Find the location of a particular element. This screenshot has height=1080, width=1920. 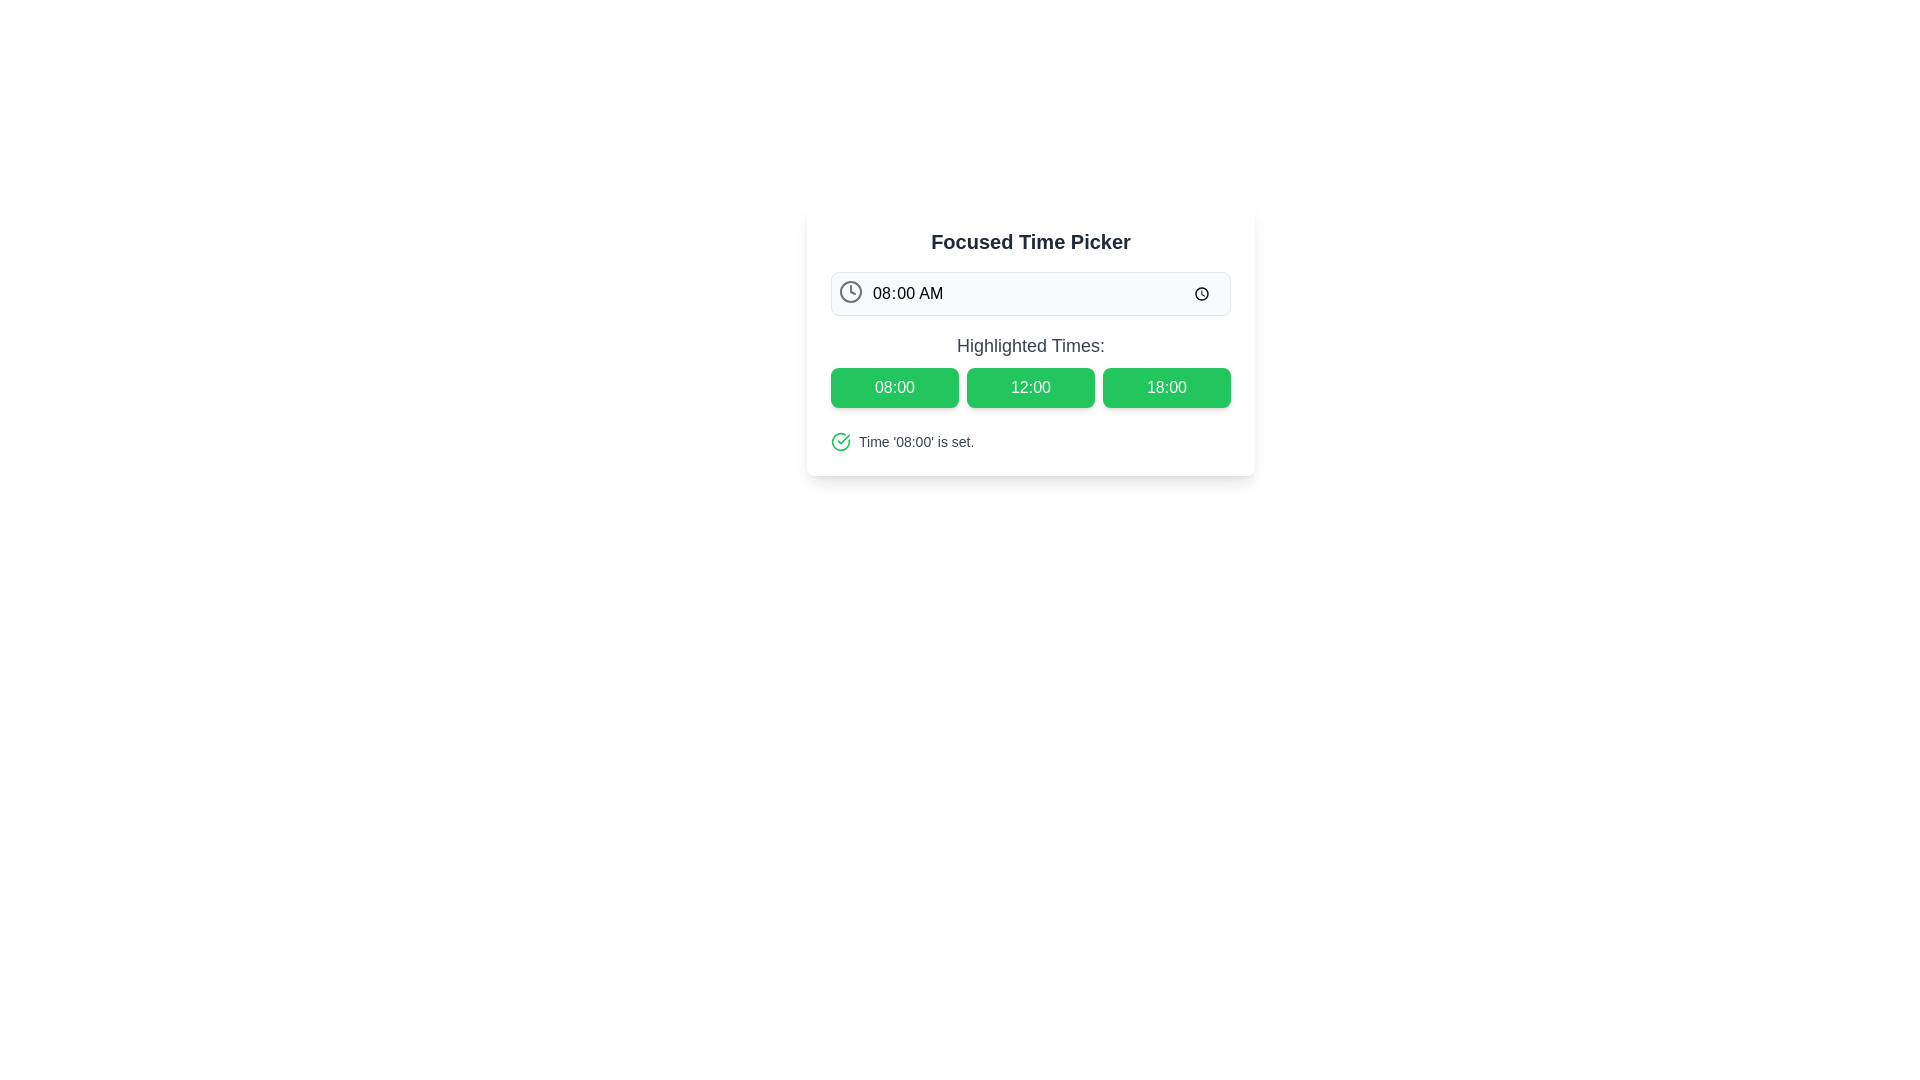

the green rectangular button labeled '12:00' located centrally under the heading 'Highlighted Times:' is located at coordinates (1031, 388).